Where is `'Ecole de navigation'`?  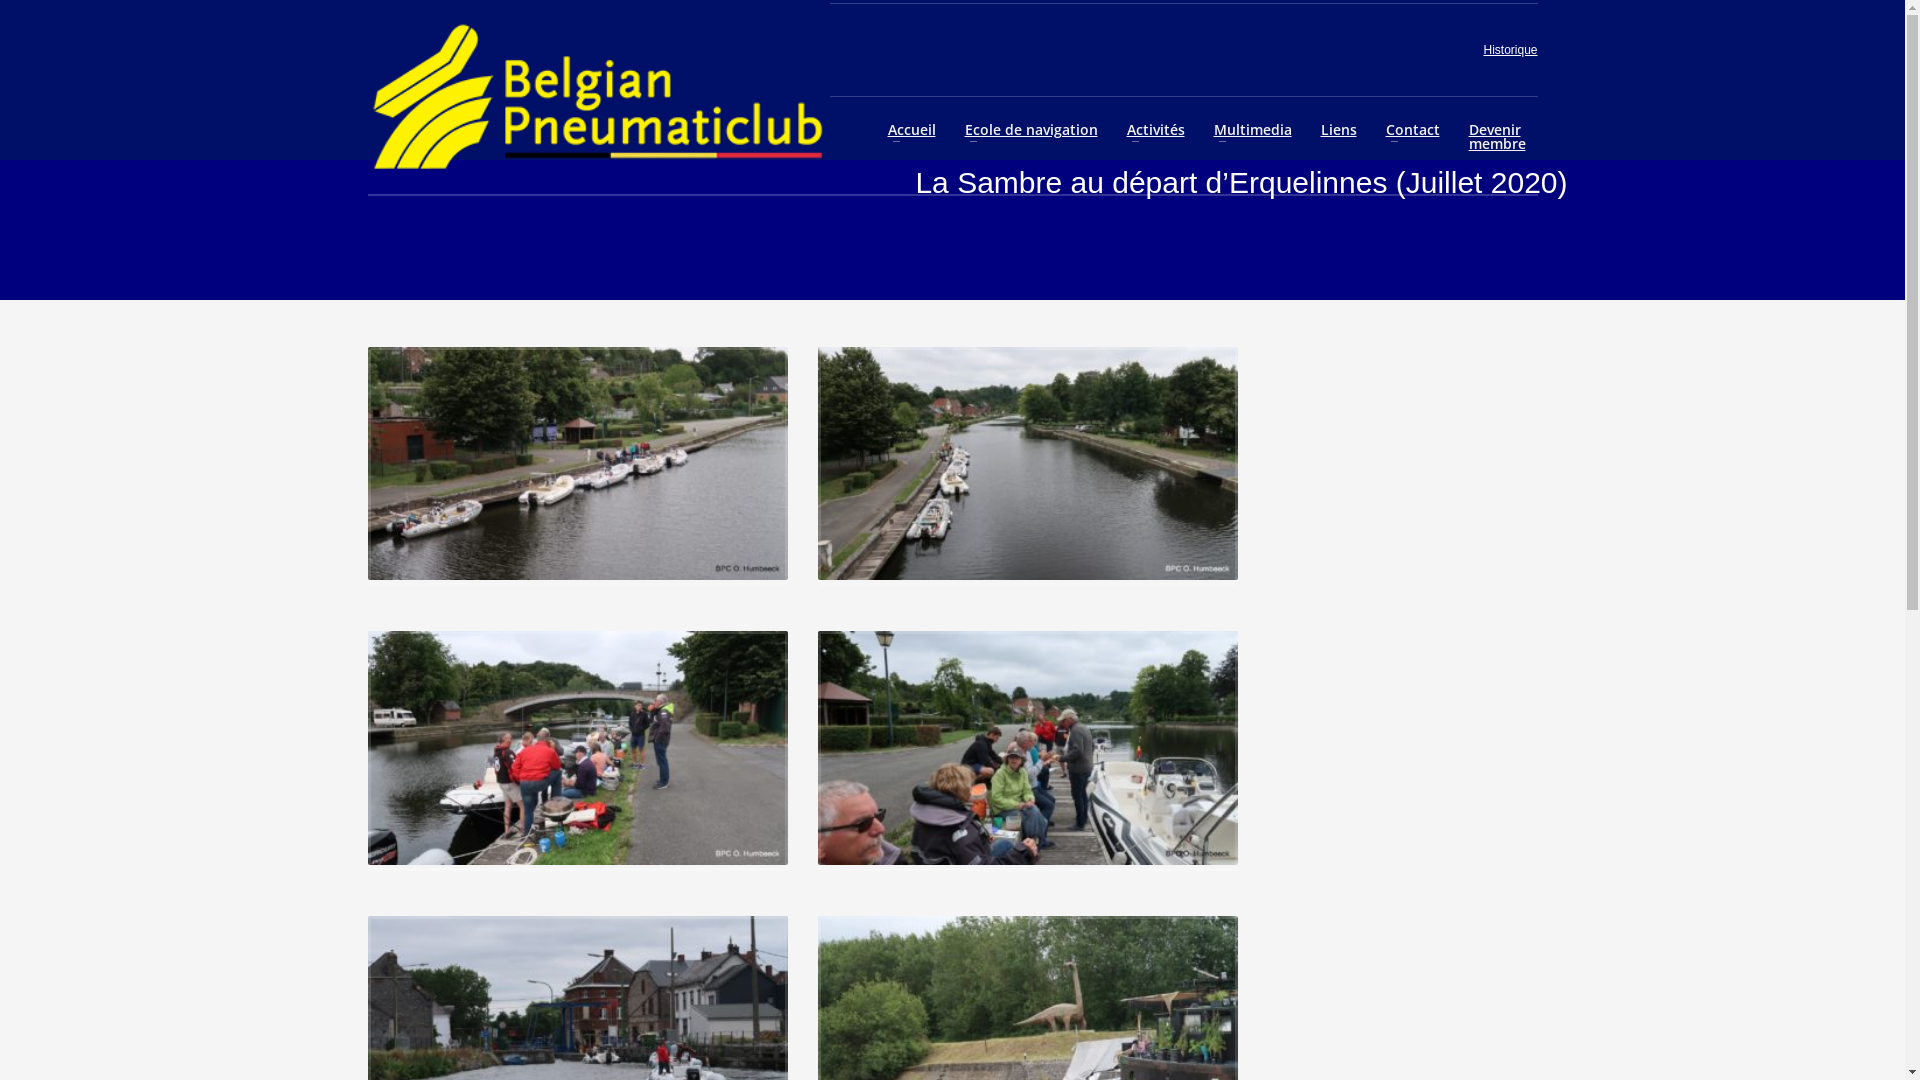
'Ecole de navigation' is located at coordinates (1031, 130).